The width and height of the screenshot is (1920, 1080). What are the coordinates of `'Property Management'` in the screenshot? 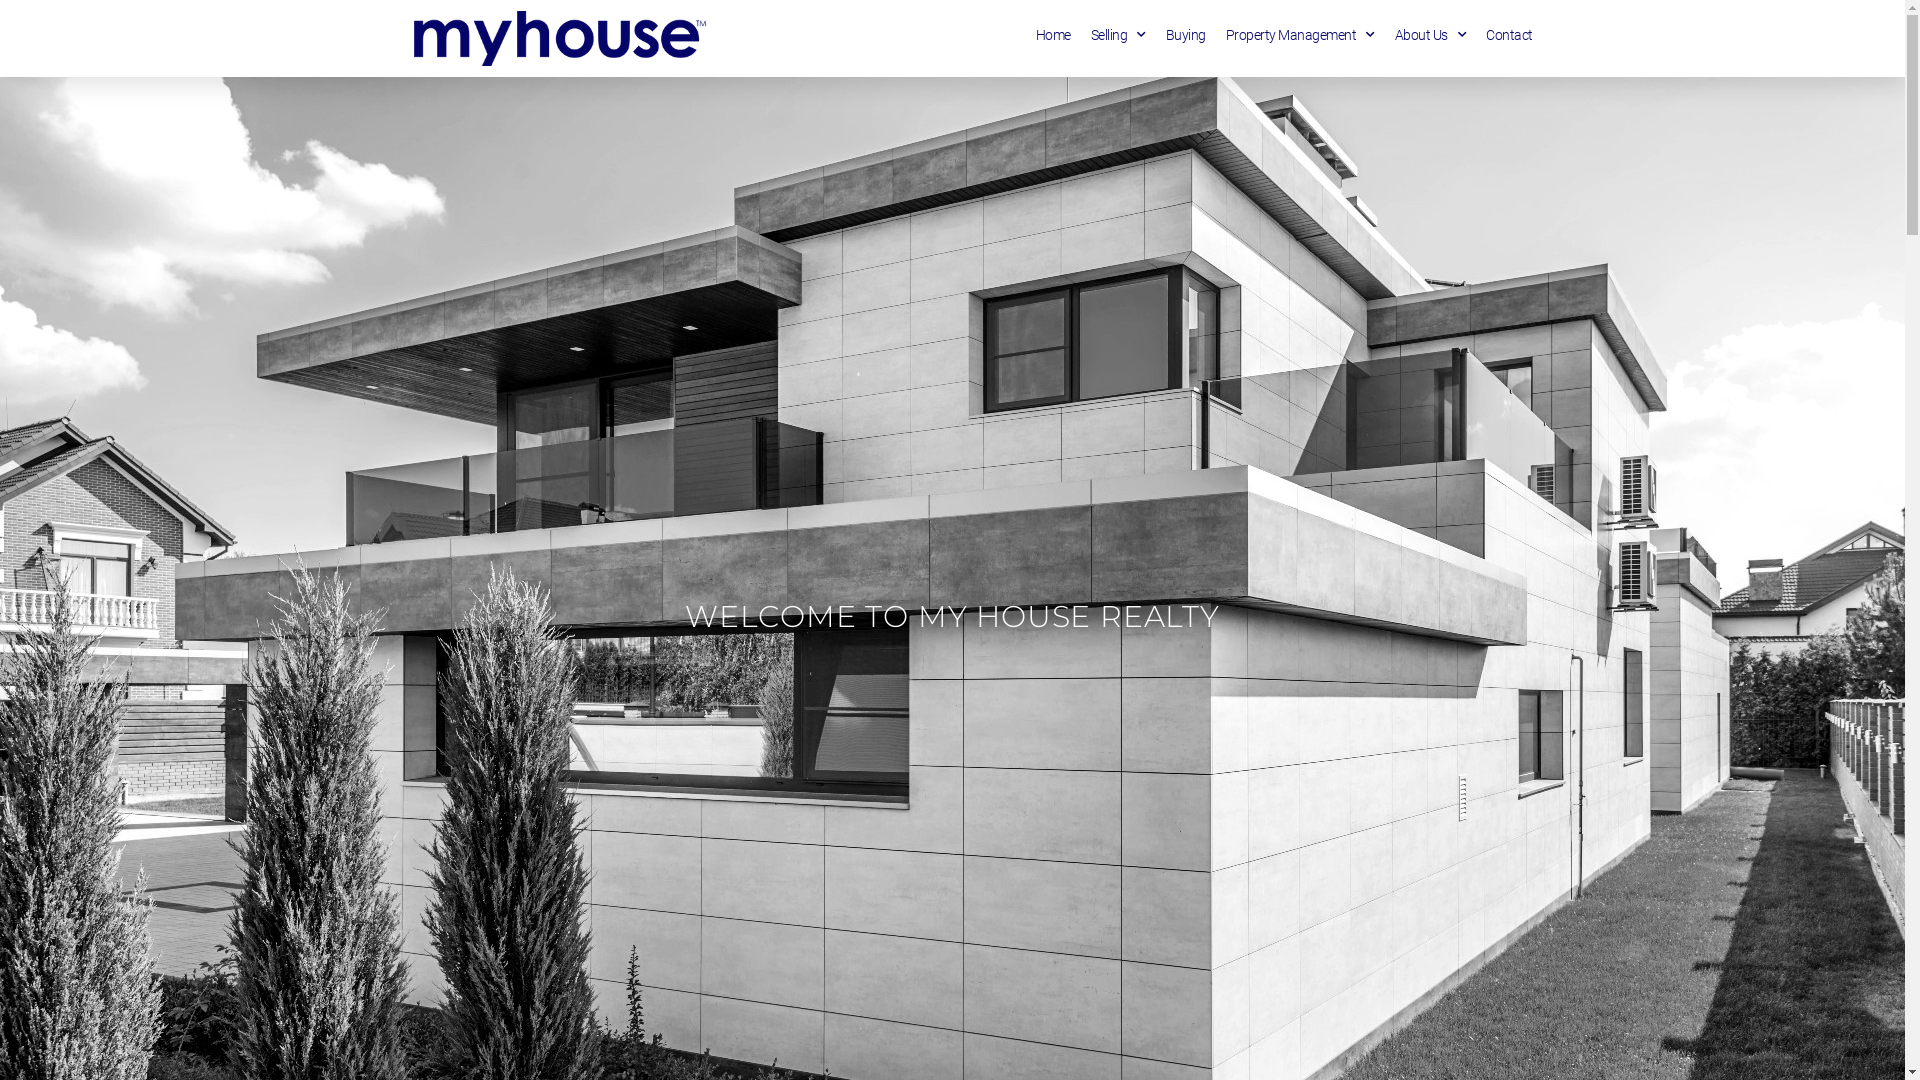 It's located at (1300, 34).